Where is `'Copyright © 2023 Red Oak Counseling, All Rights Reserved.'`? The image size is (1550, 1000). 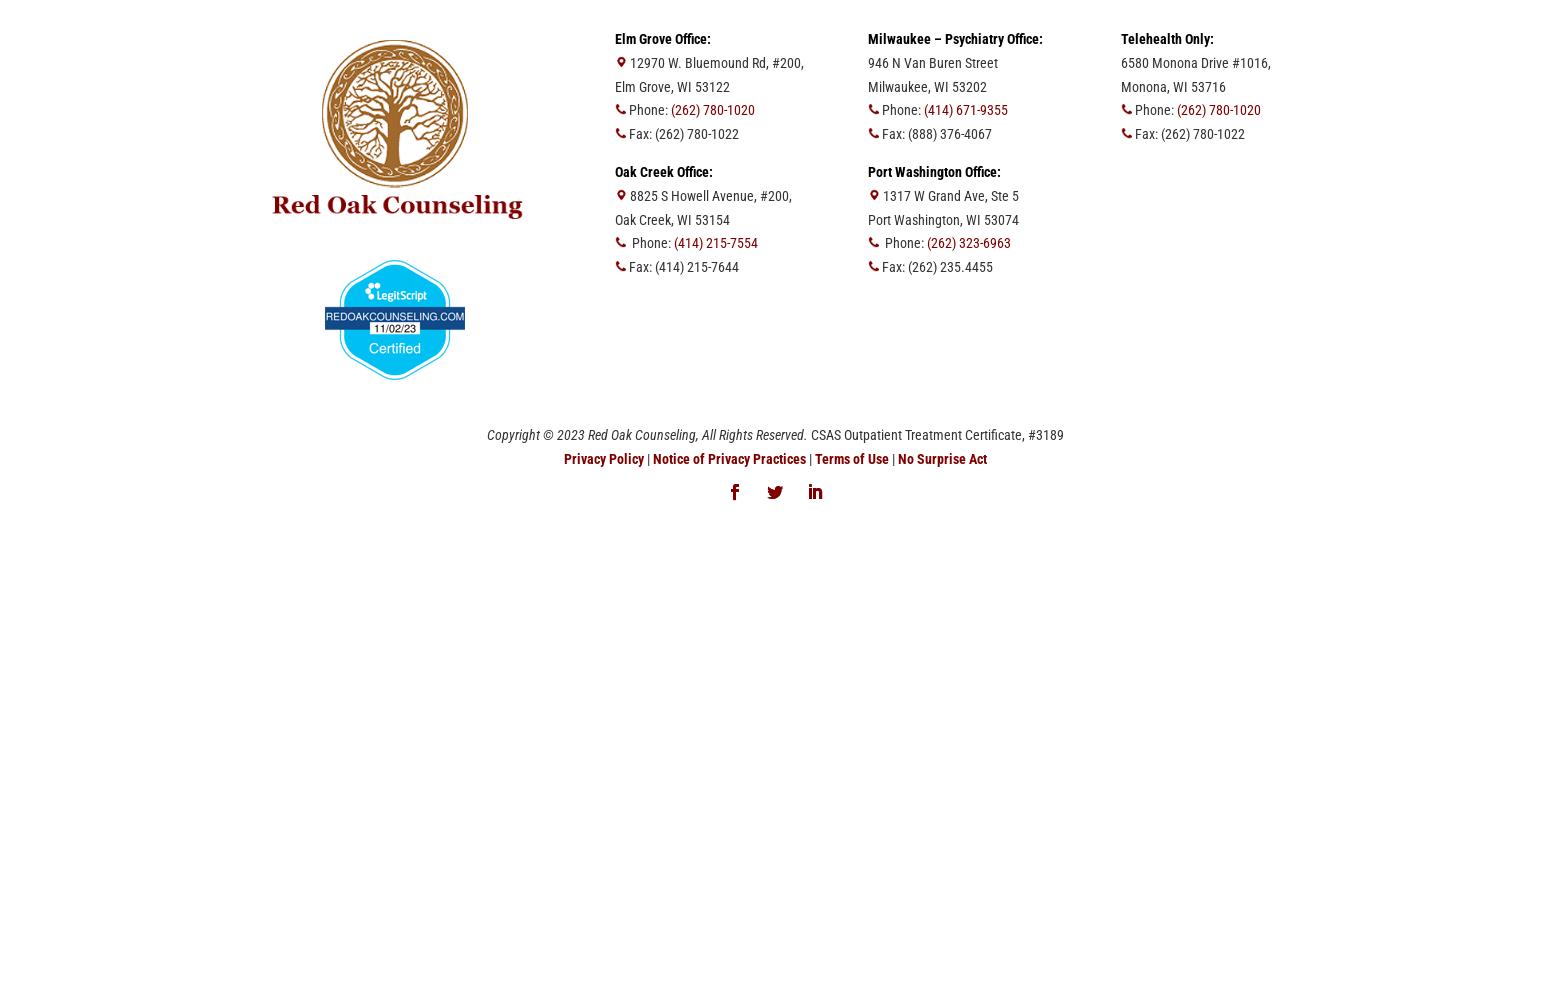 'Copyright © 2023 Red Oak Counseling, All Rights Reserved.' is located at coordinates (484, 434).